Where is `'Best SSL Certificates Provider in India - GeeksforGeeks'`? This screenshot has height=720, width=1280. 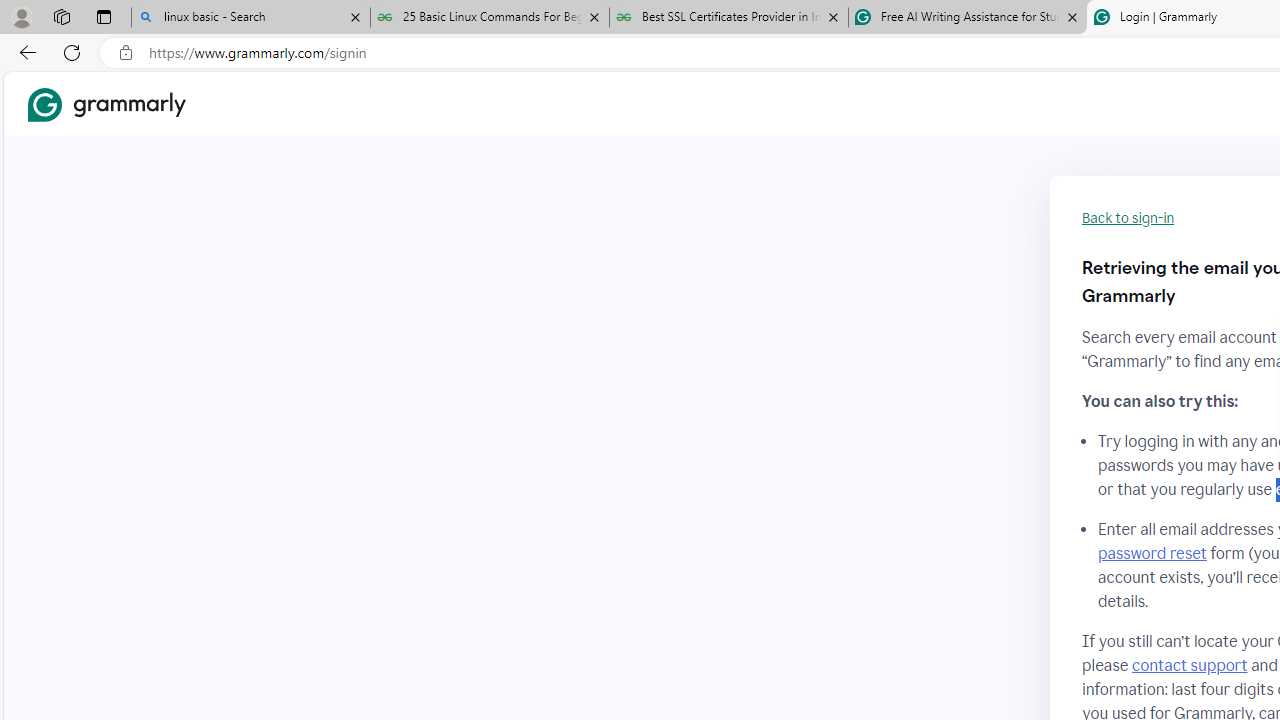
'Best SSL Certificates Provider in India - GeeksforGeeks' is located at coordinates (728, 17).